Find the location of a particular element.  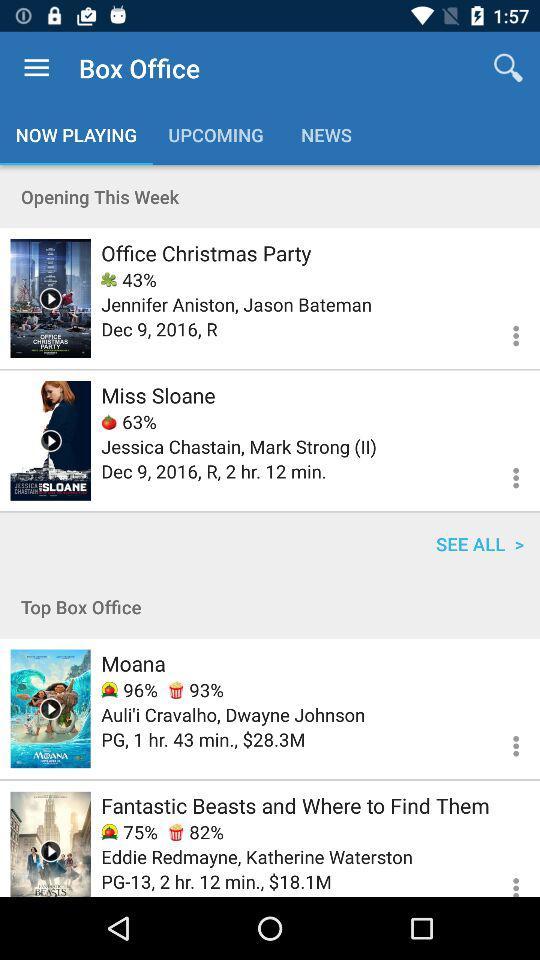

options is located at coordinates (503, 333).